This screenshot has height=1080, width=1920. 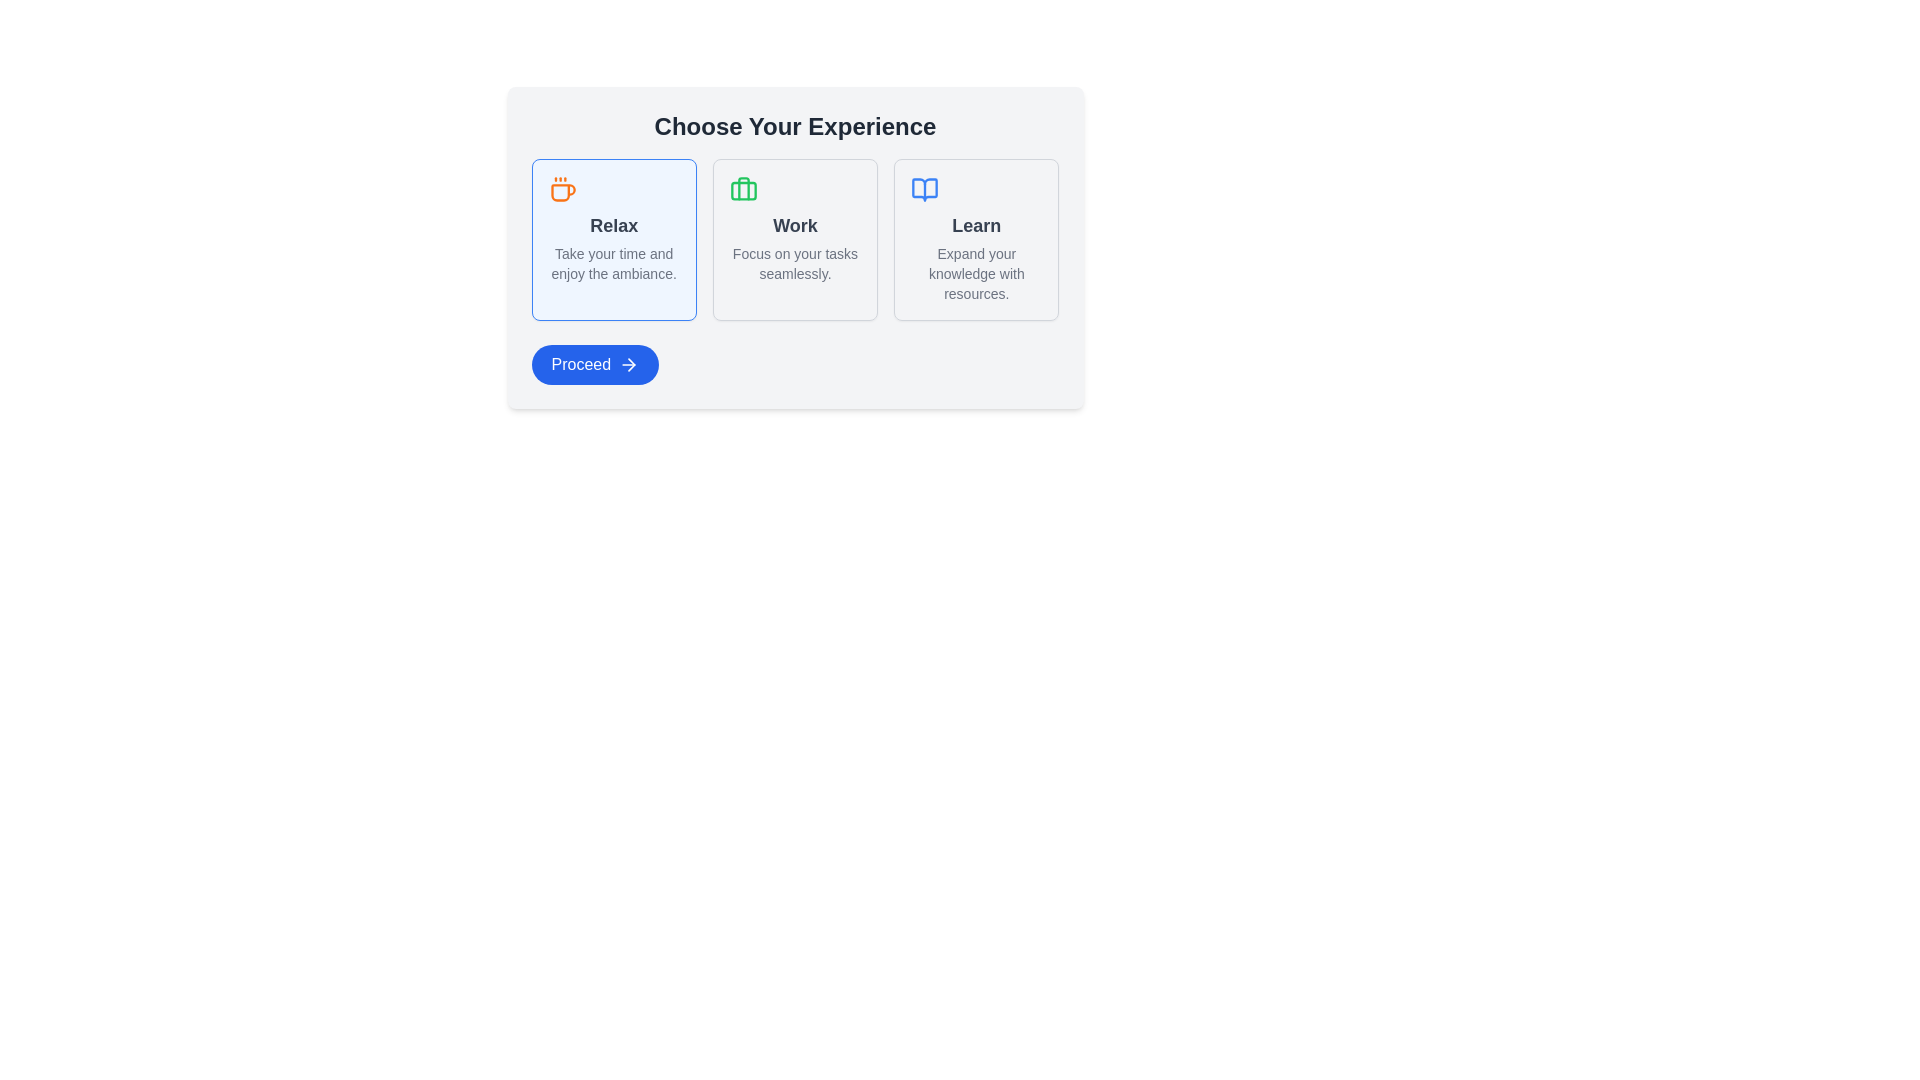 I want to click on the orange coffee icon representing relaxation, which is the first selectable icon in the 'Choose Your Experience' interface, so click(x=561, y=189).